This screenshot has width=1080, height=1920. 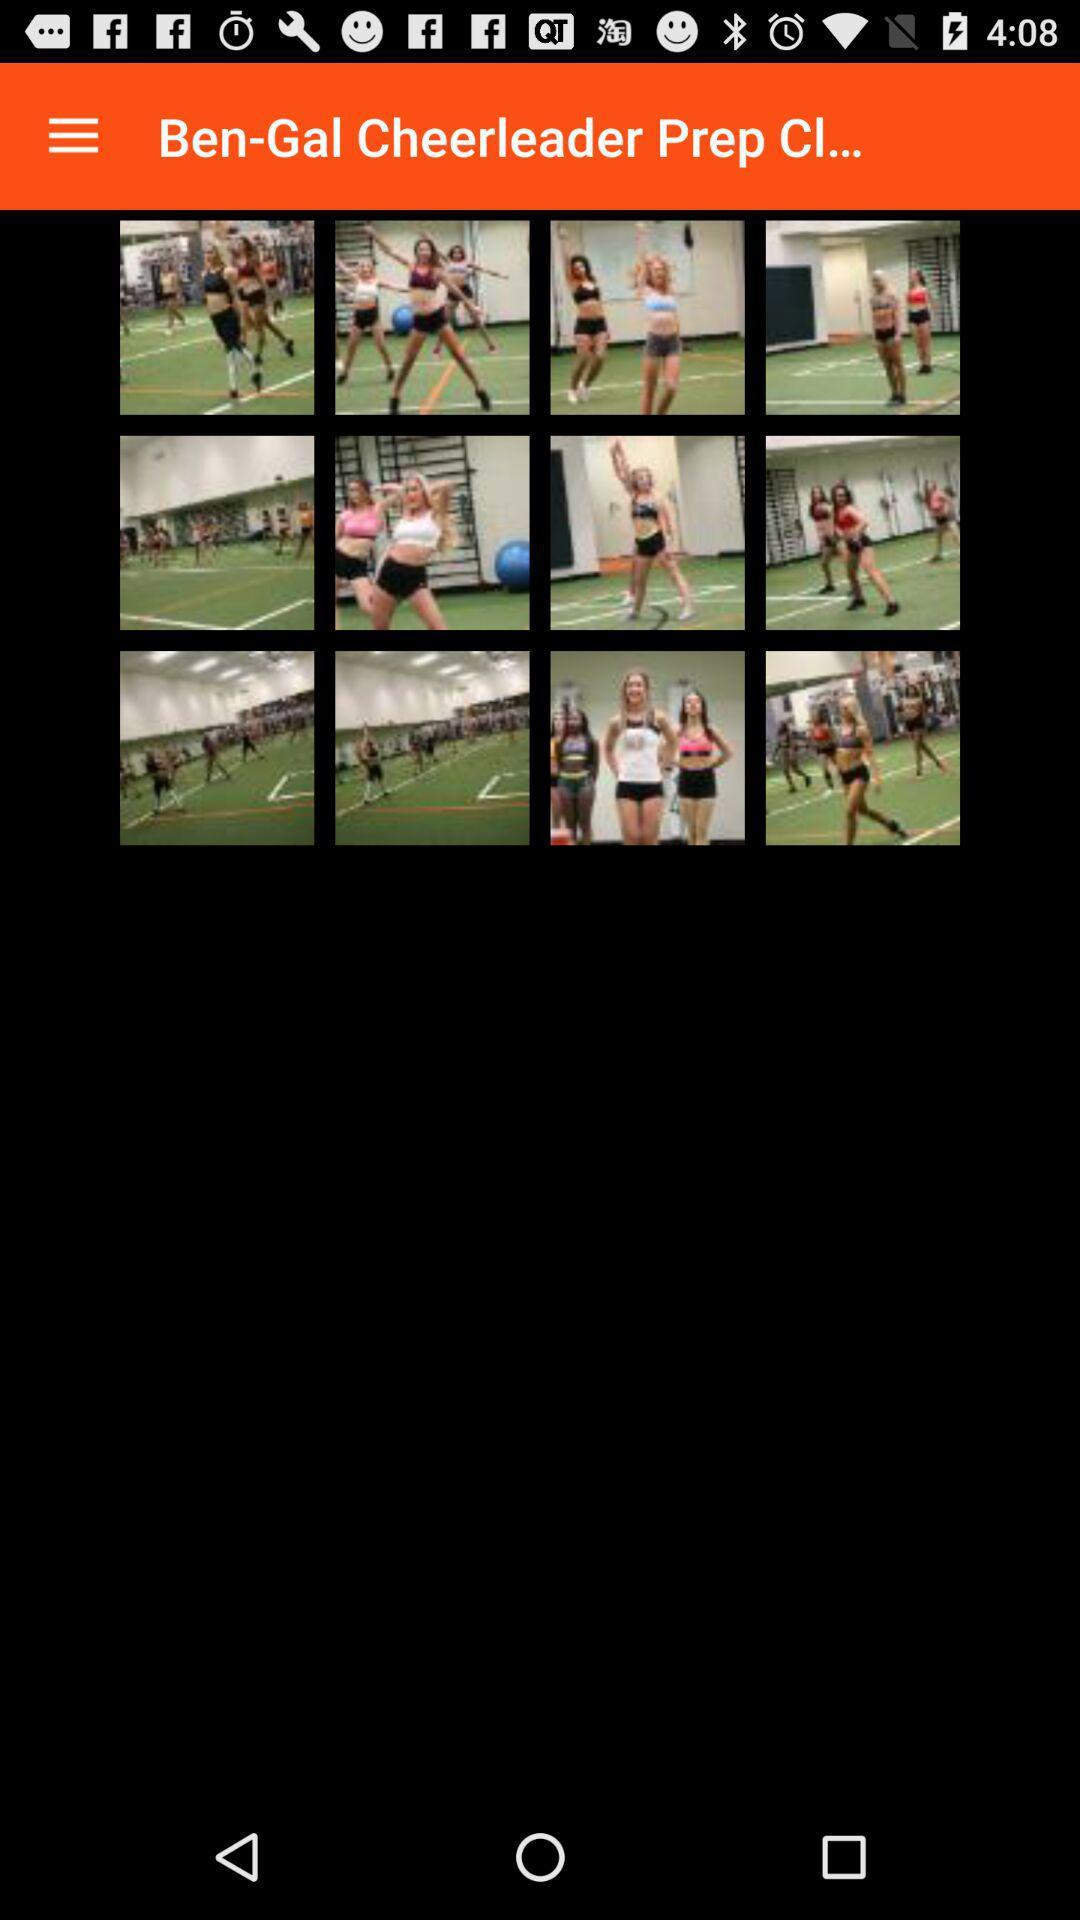 What do you see at coordinates (431, 747) in the screenshot?
I see `show the selected photograph` at bounding box center [431, 747].